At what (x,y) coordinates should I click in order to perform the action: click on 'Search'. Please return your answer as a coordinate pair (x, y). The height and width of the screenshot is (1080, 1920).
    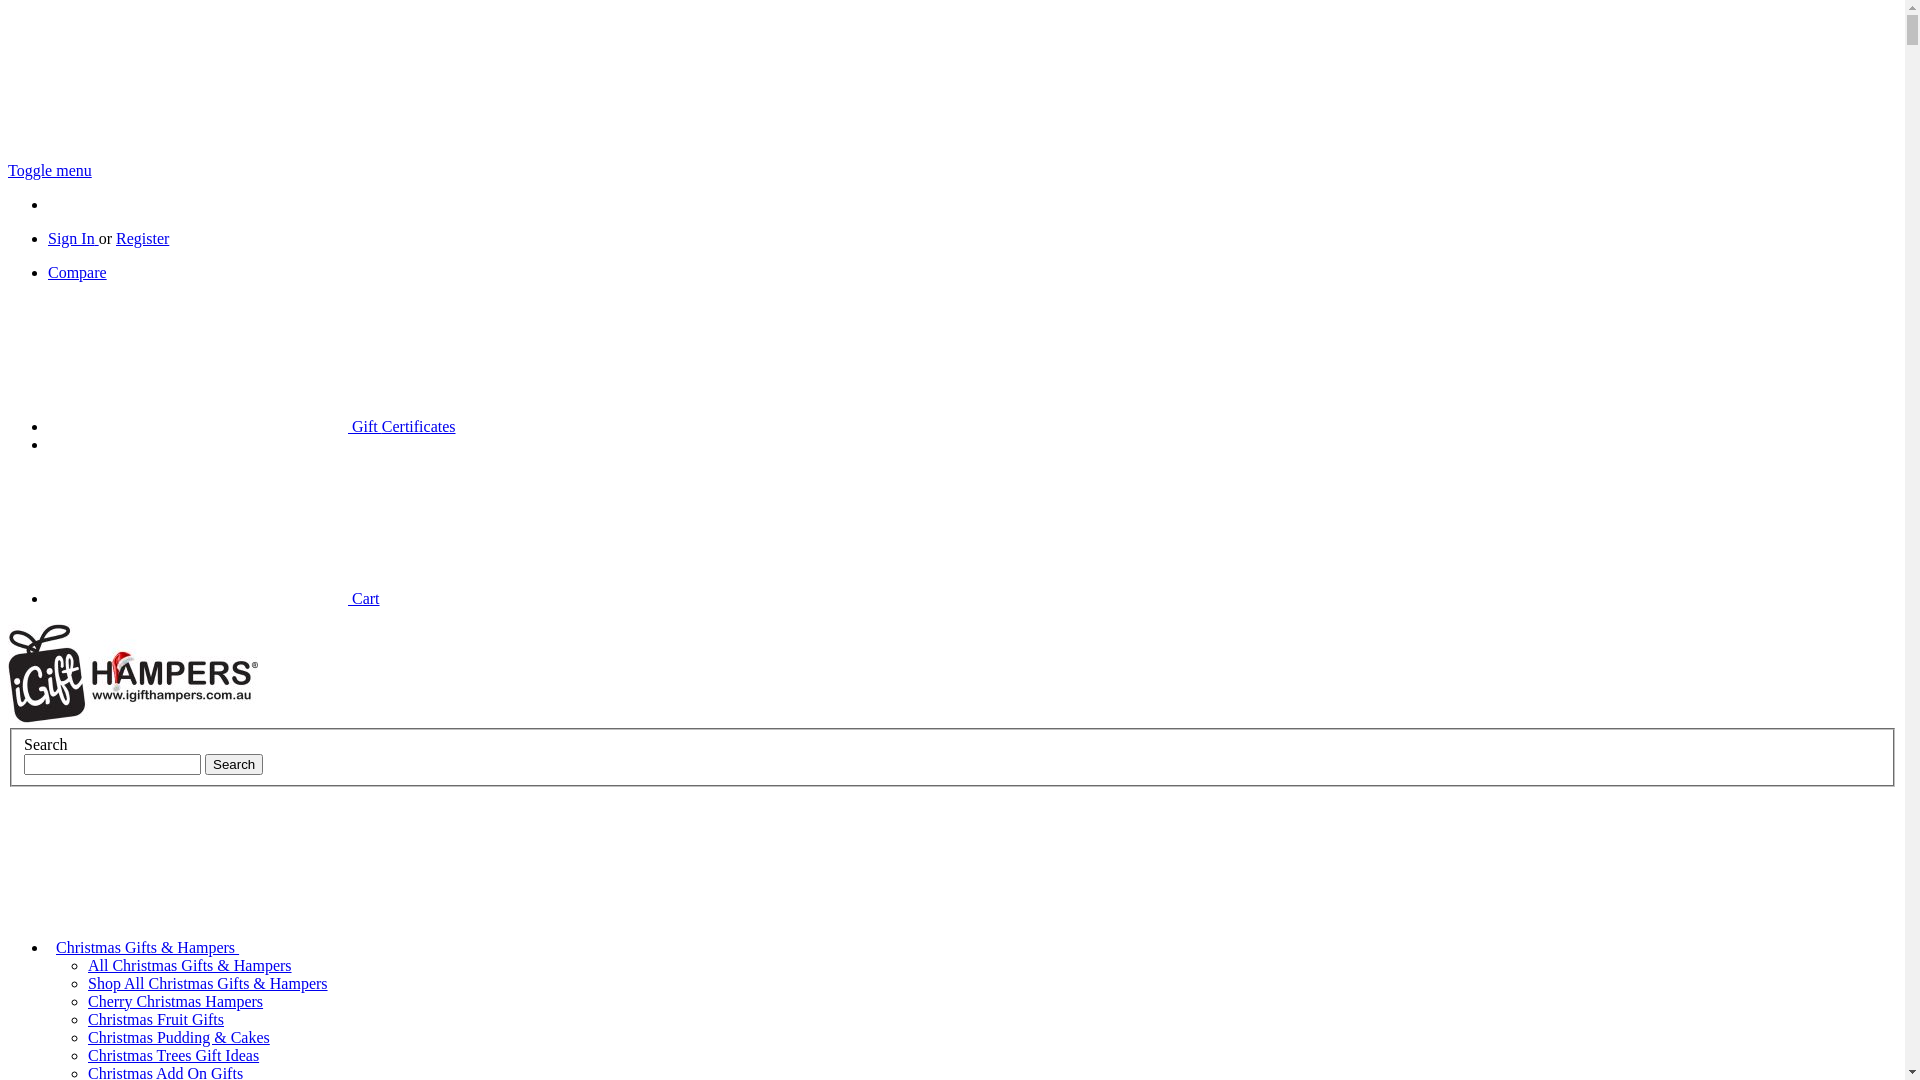
    Looking at the image, I should click on (234, 764).